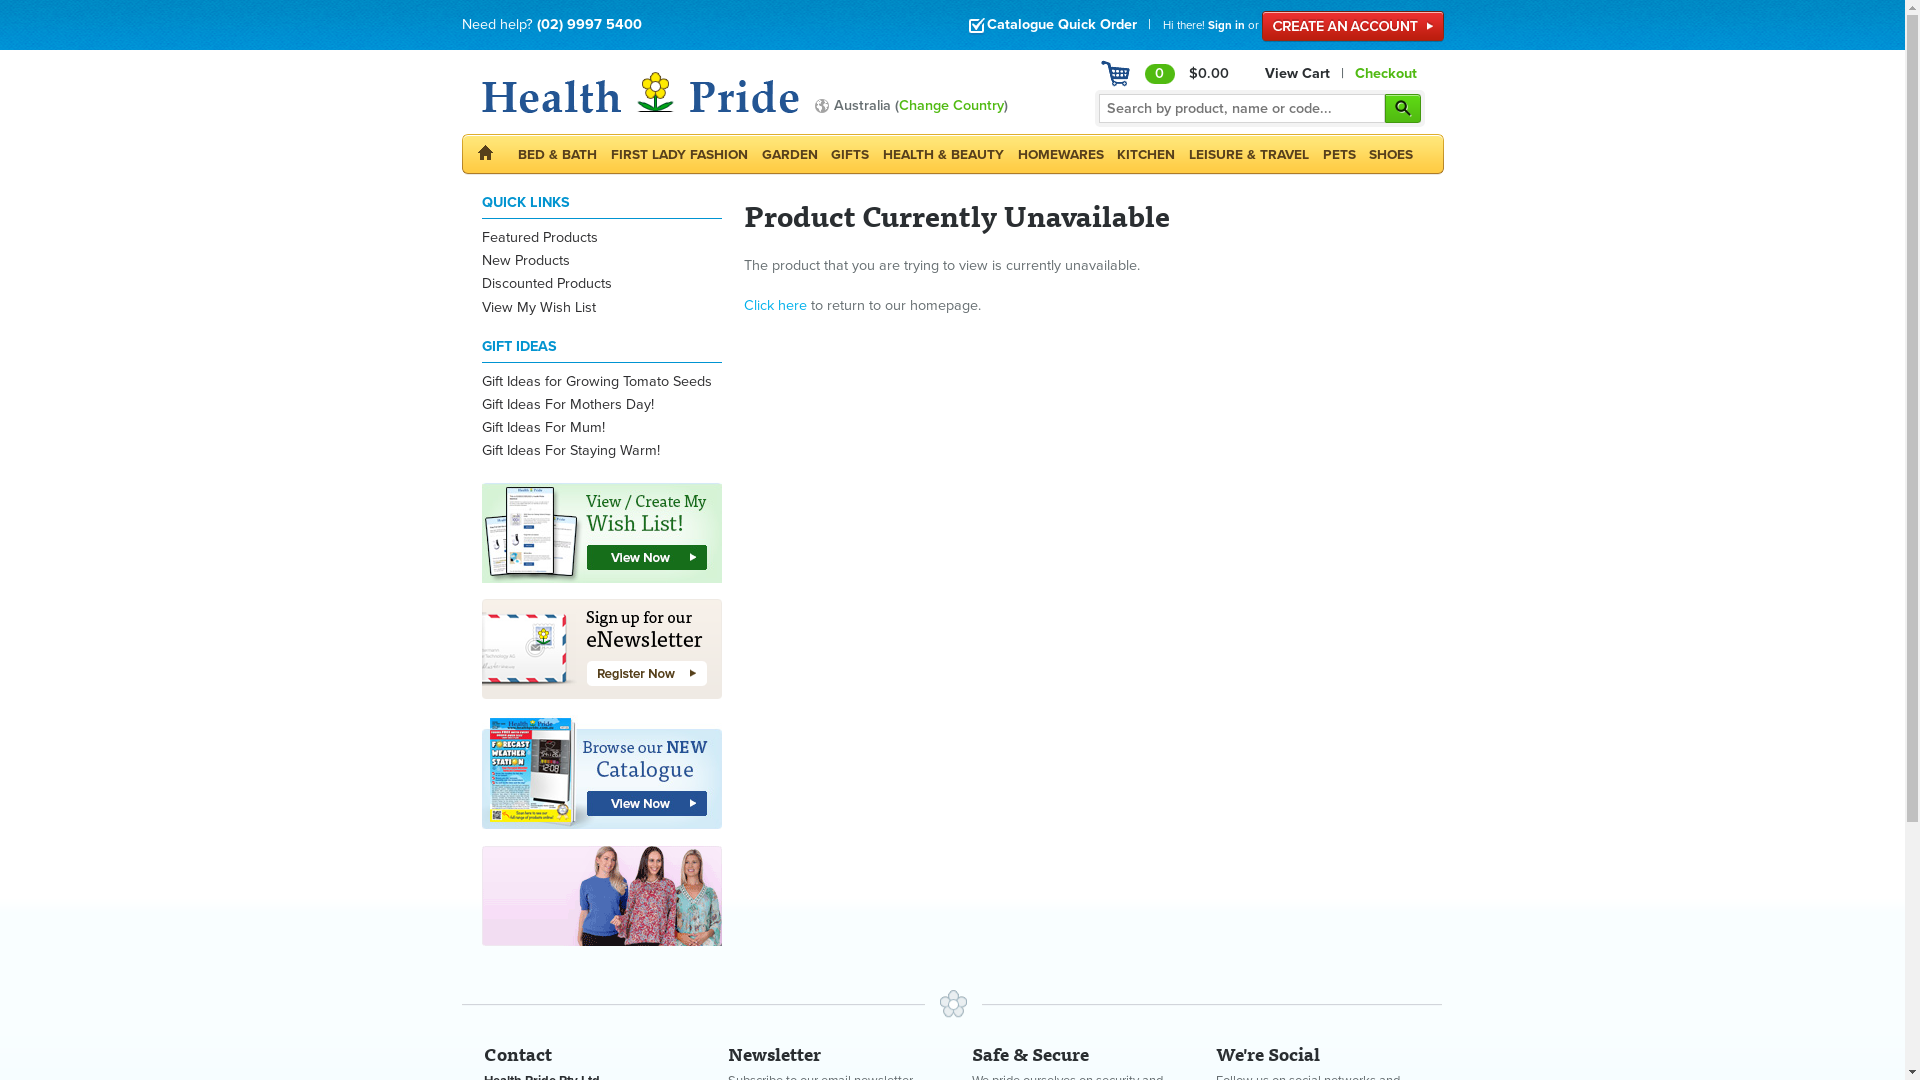  Describe the element at coordinates (1297, 72) in the screenshot. I see `'View Cart'` at that location.